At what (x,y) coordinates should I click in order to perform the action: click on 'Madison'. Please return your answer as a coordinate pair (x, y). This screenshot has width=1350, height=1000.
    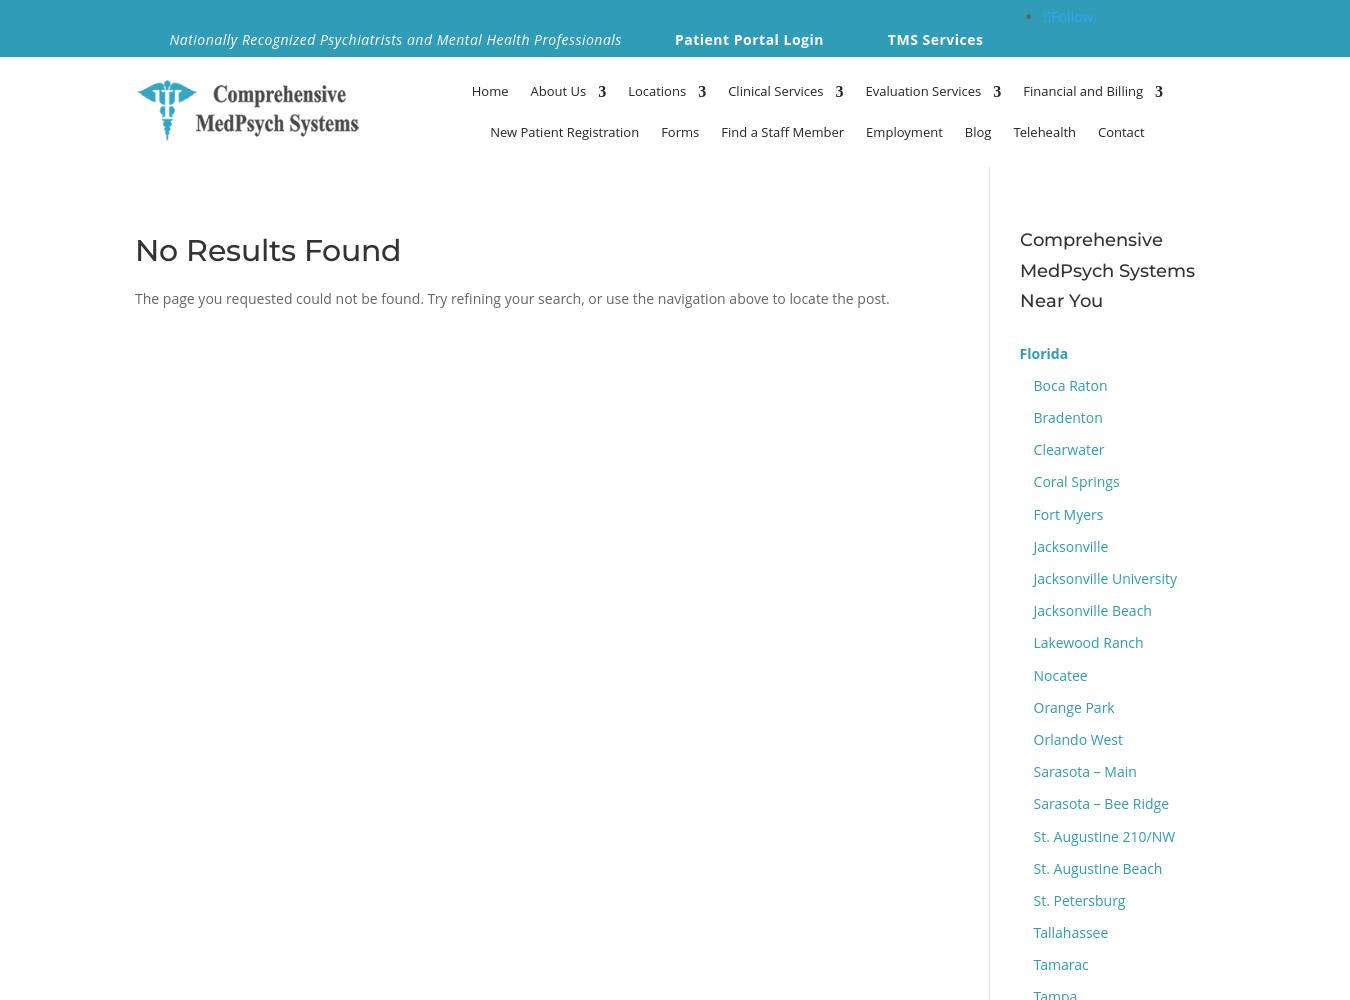
    Looking at the image, I should click on (949, 263).